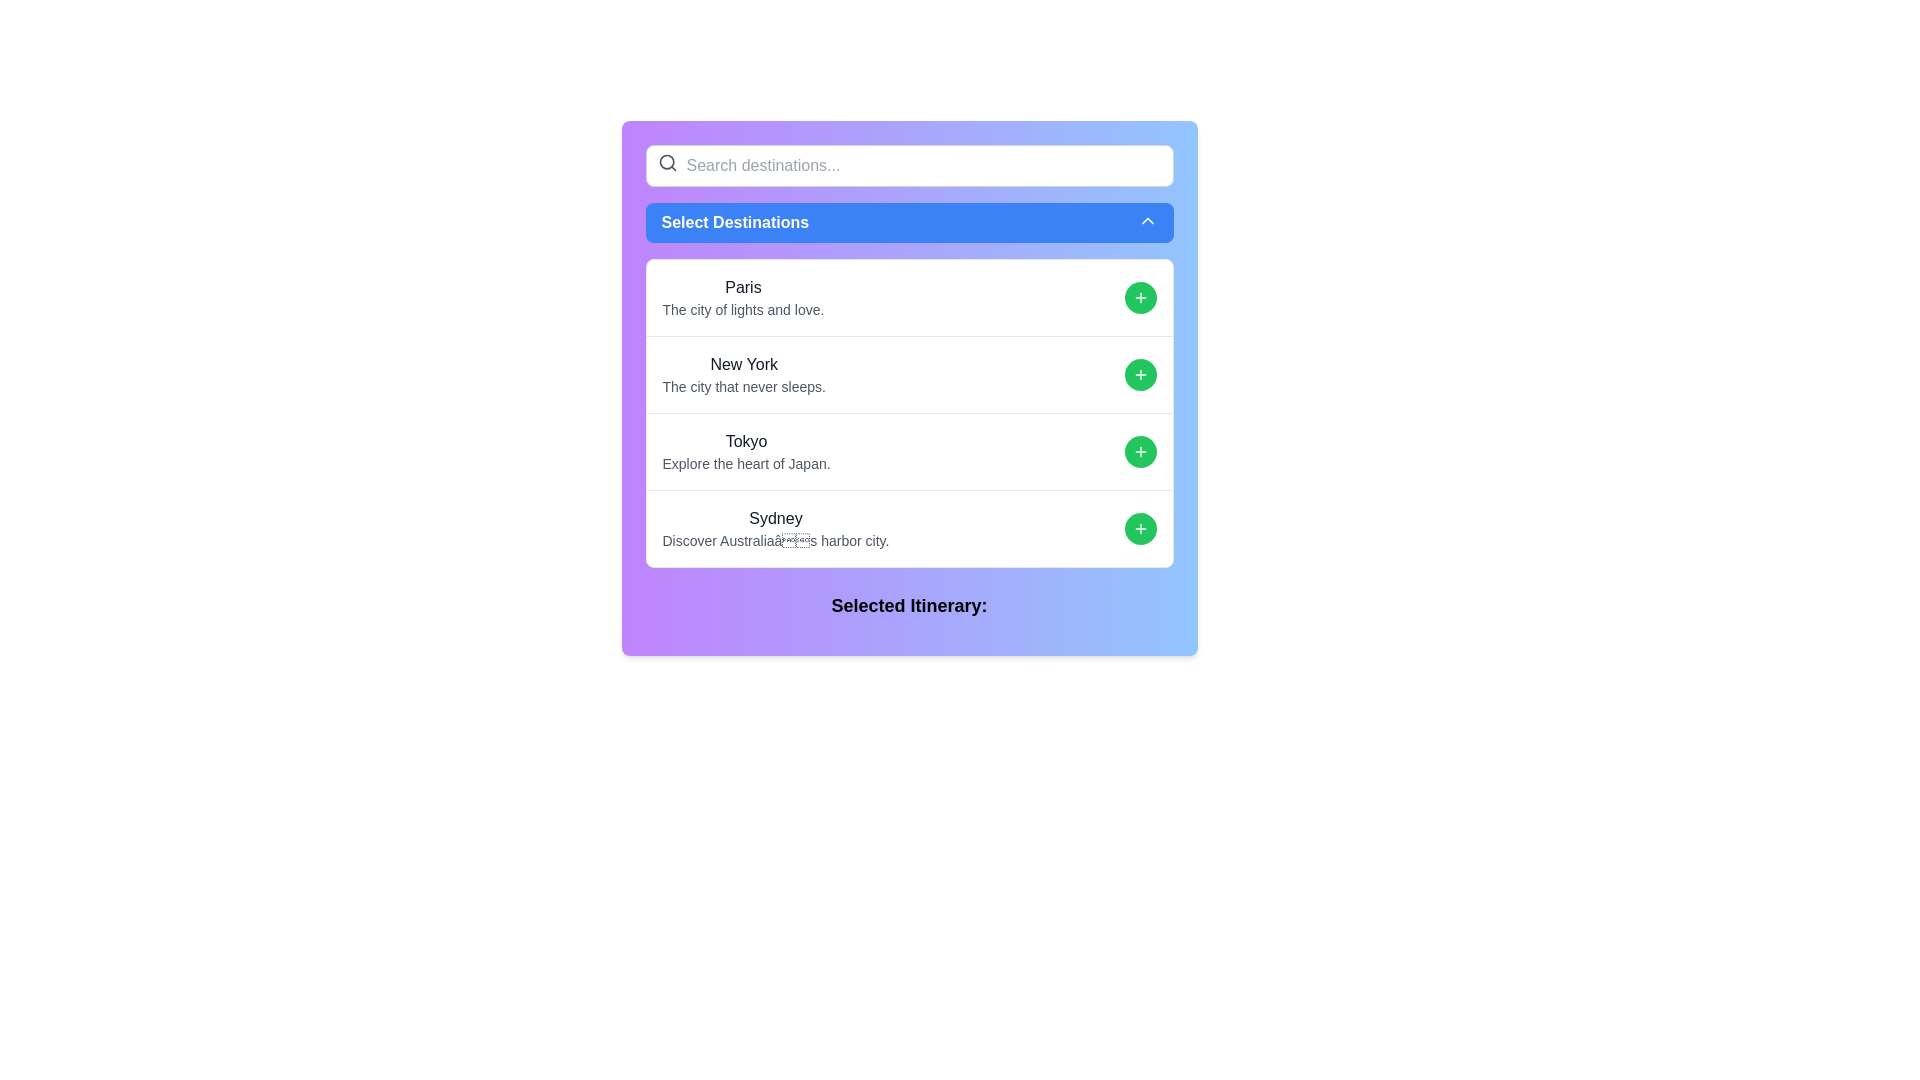 The width and height of the screenshot is (1920, 1080). Describe the element at coordinates (775, 527) in the screenshot. I see `the Text Block displaying the destination 'Sydney', which is the fourth item in a vertically stacked list of destinations` at that location.